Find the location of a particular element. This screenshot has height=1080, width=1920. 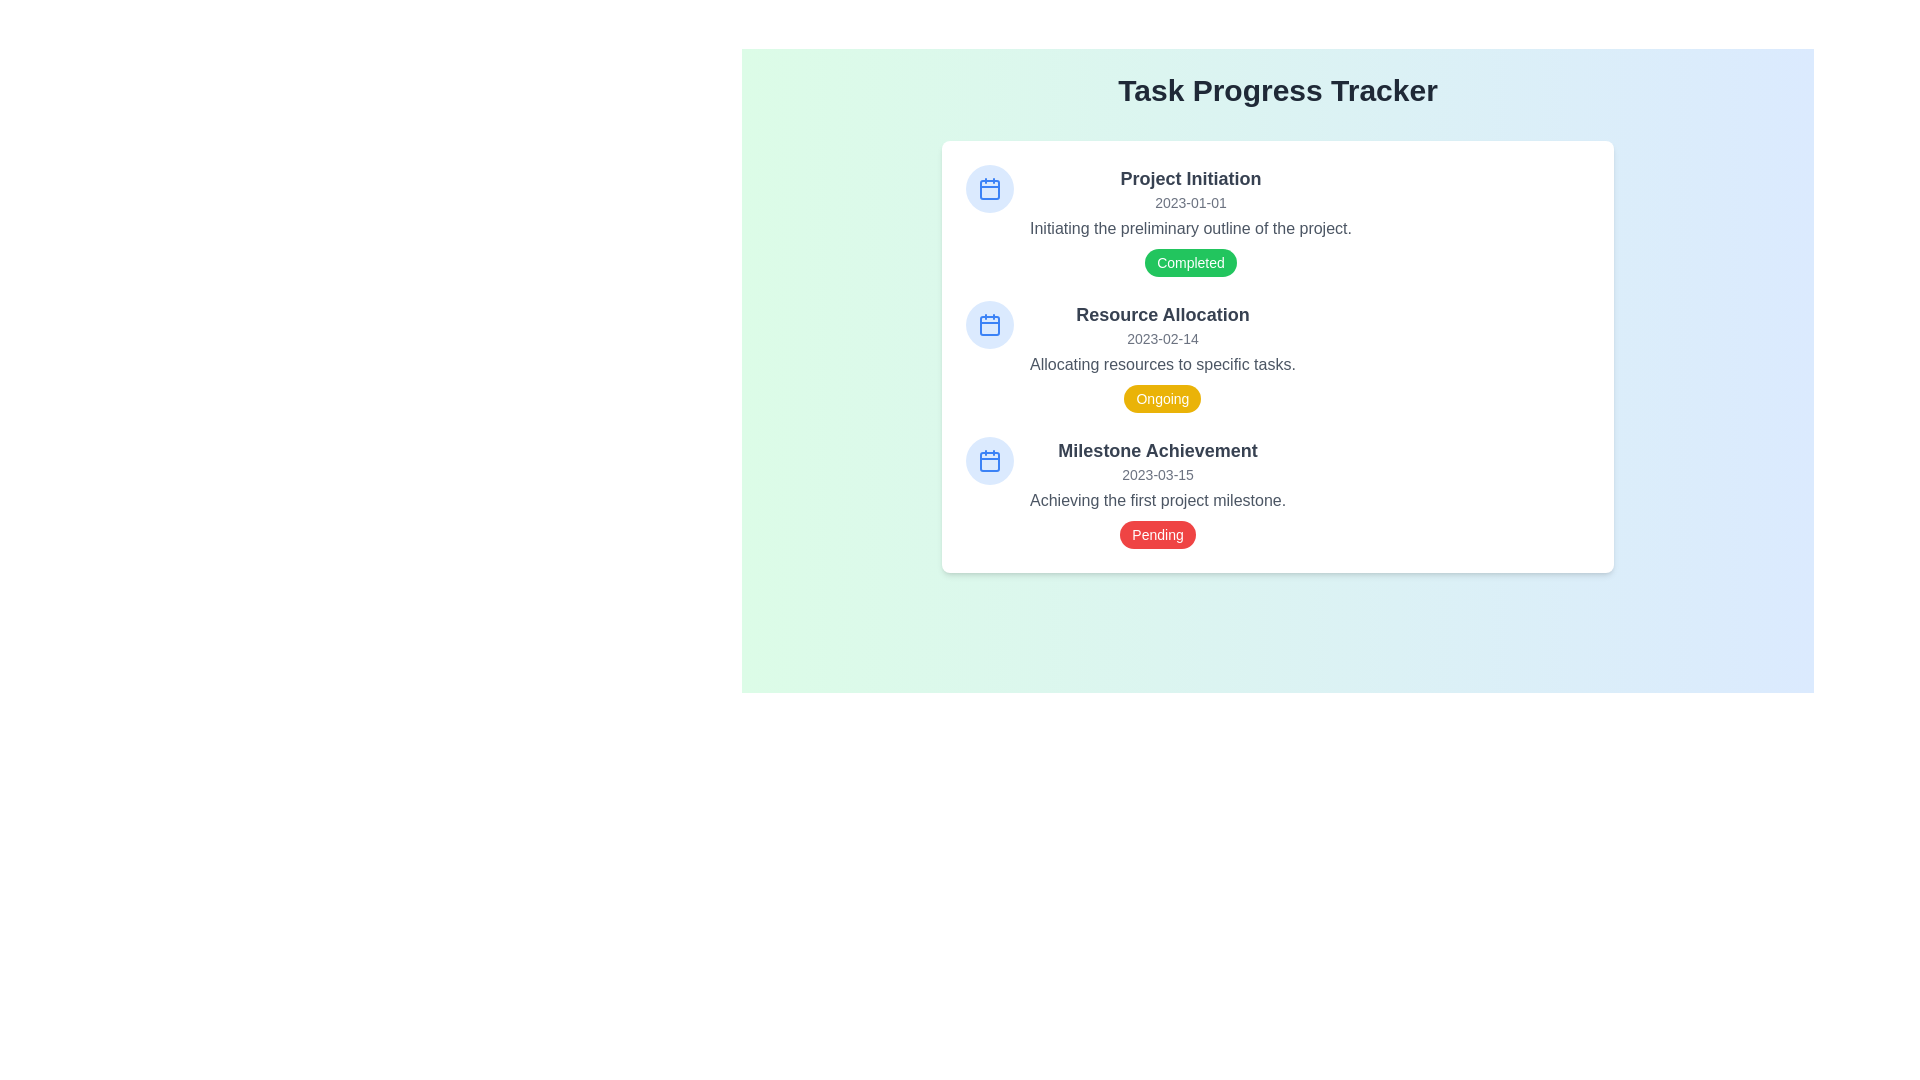

the yellow button-like badge labeled 'Ongoing' in the Informational panel for the task 'Resource Allocation' is located at coordinates (1162, 356).